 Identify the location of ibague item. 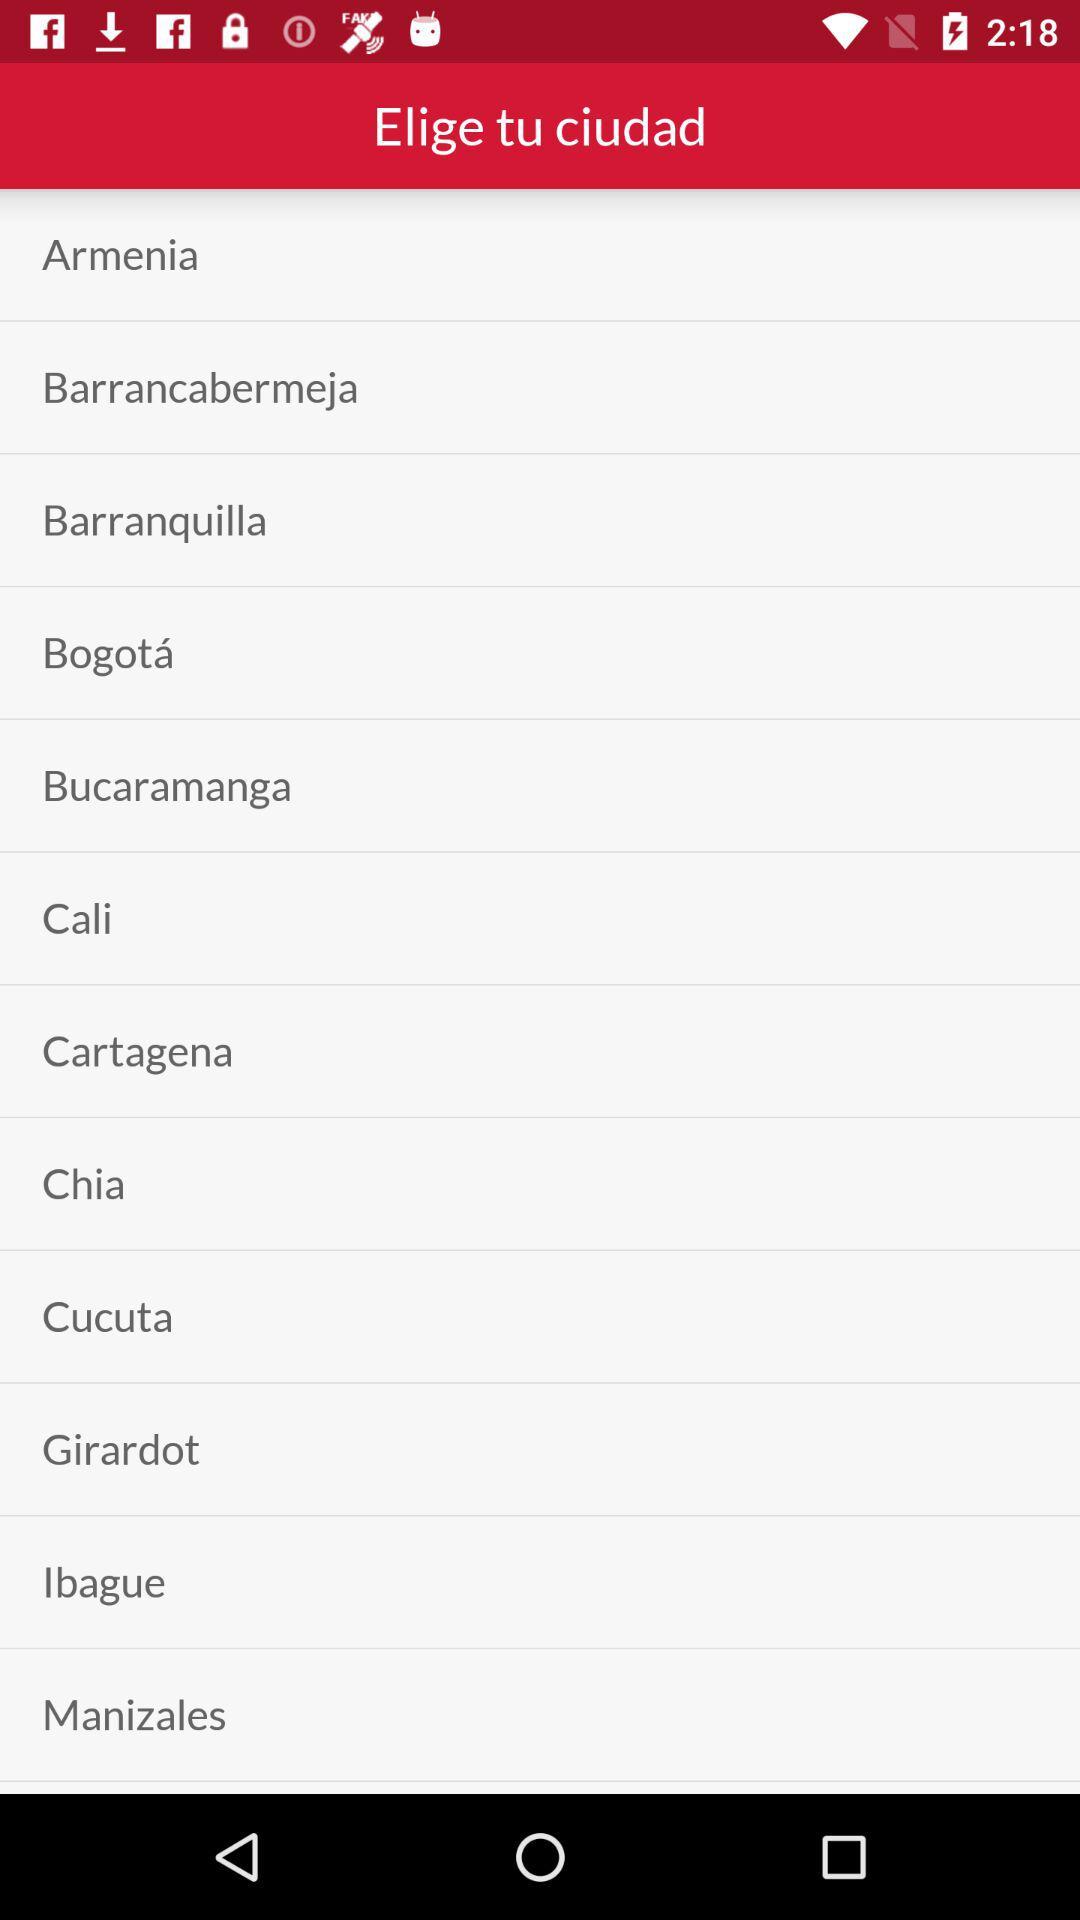
(103, 1581).